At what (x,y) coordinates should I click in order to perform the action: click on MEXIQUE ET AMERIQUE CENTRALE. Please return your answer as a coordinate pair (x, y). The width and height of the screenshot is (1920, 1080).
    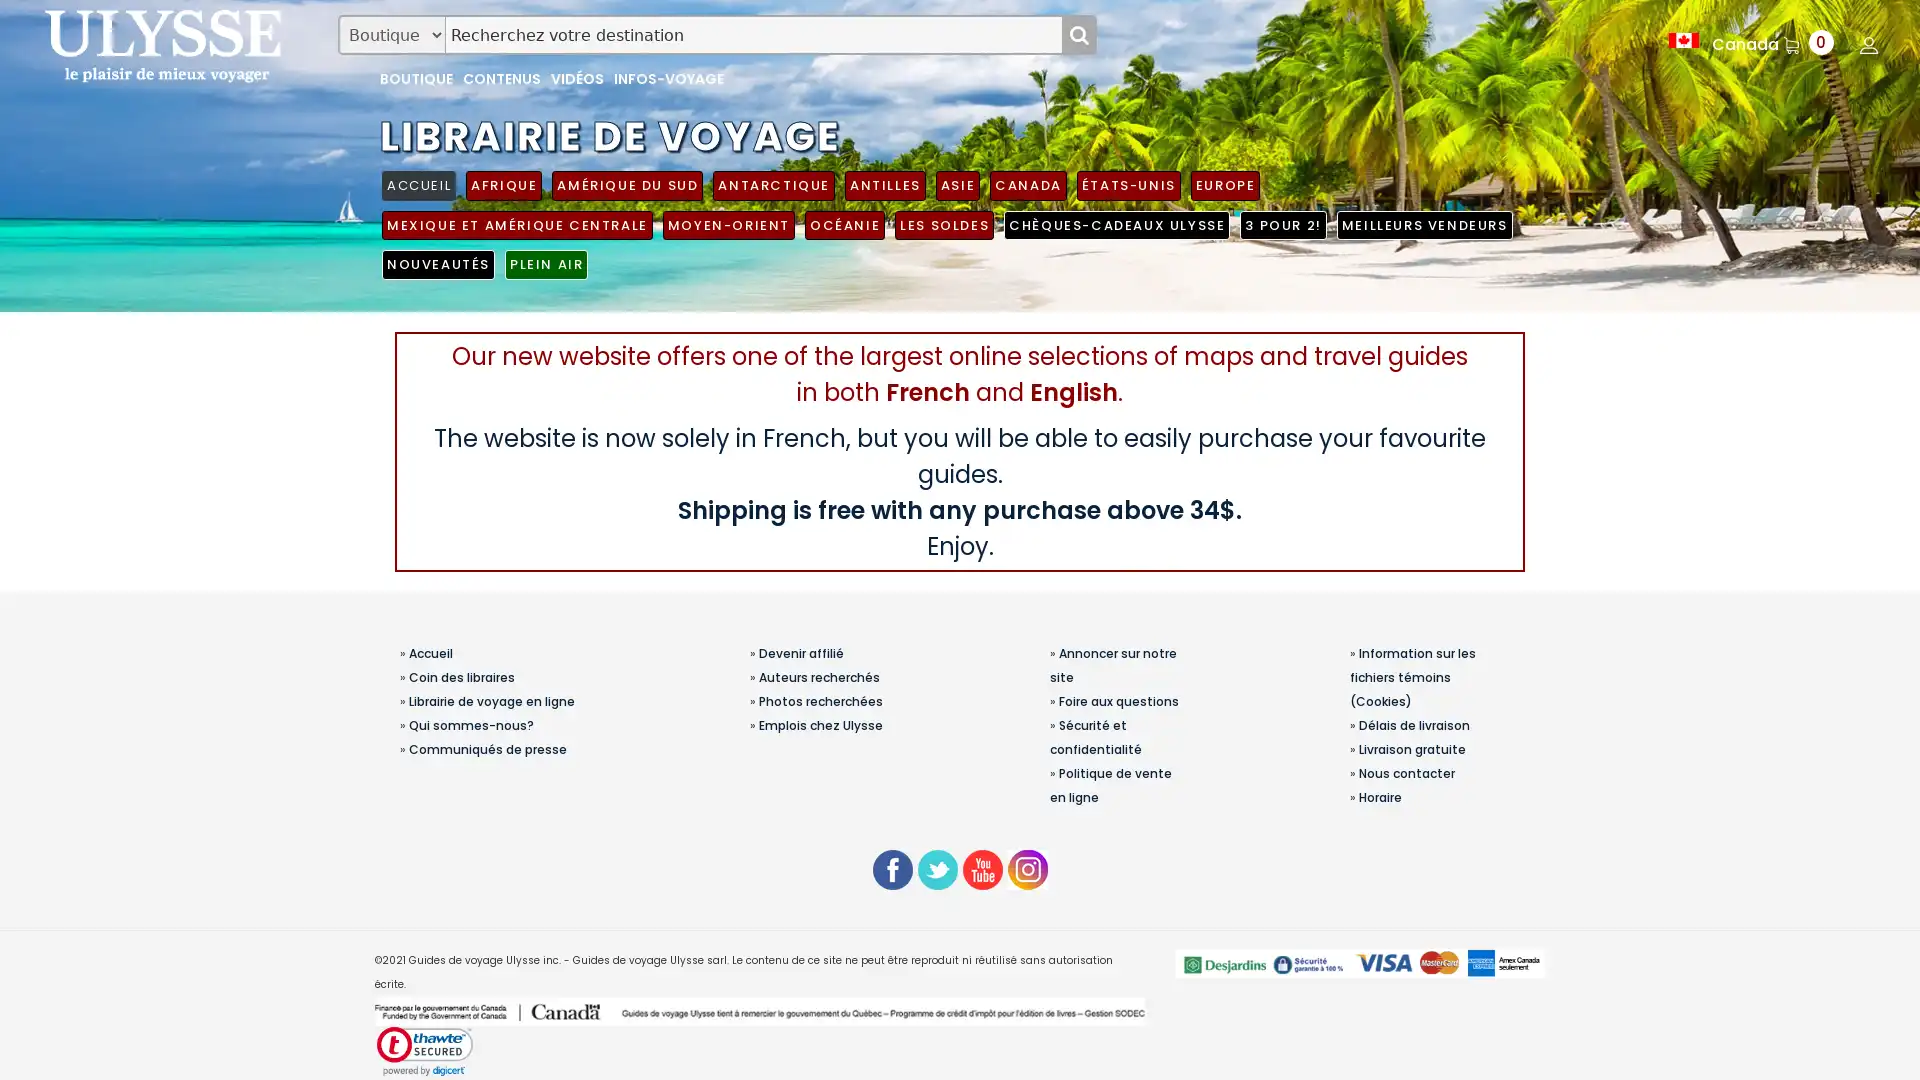
    Looking at the image, I should click on (517, 224).